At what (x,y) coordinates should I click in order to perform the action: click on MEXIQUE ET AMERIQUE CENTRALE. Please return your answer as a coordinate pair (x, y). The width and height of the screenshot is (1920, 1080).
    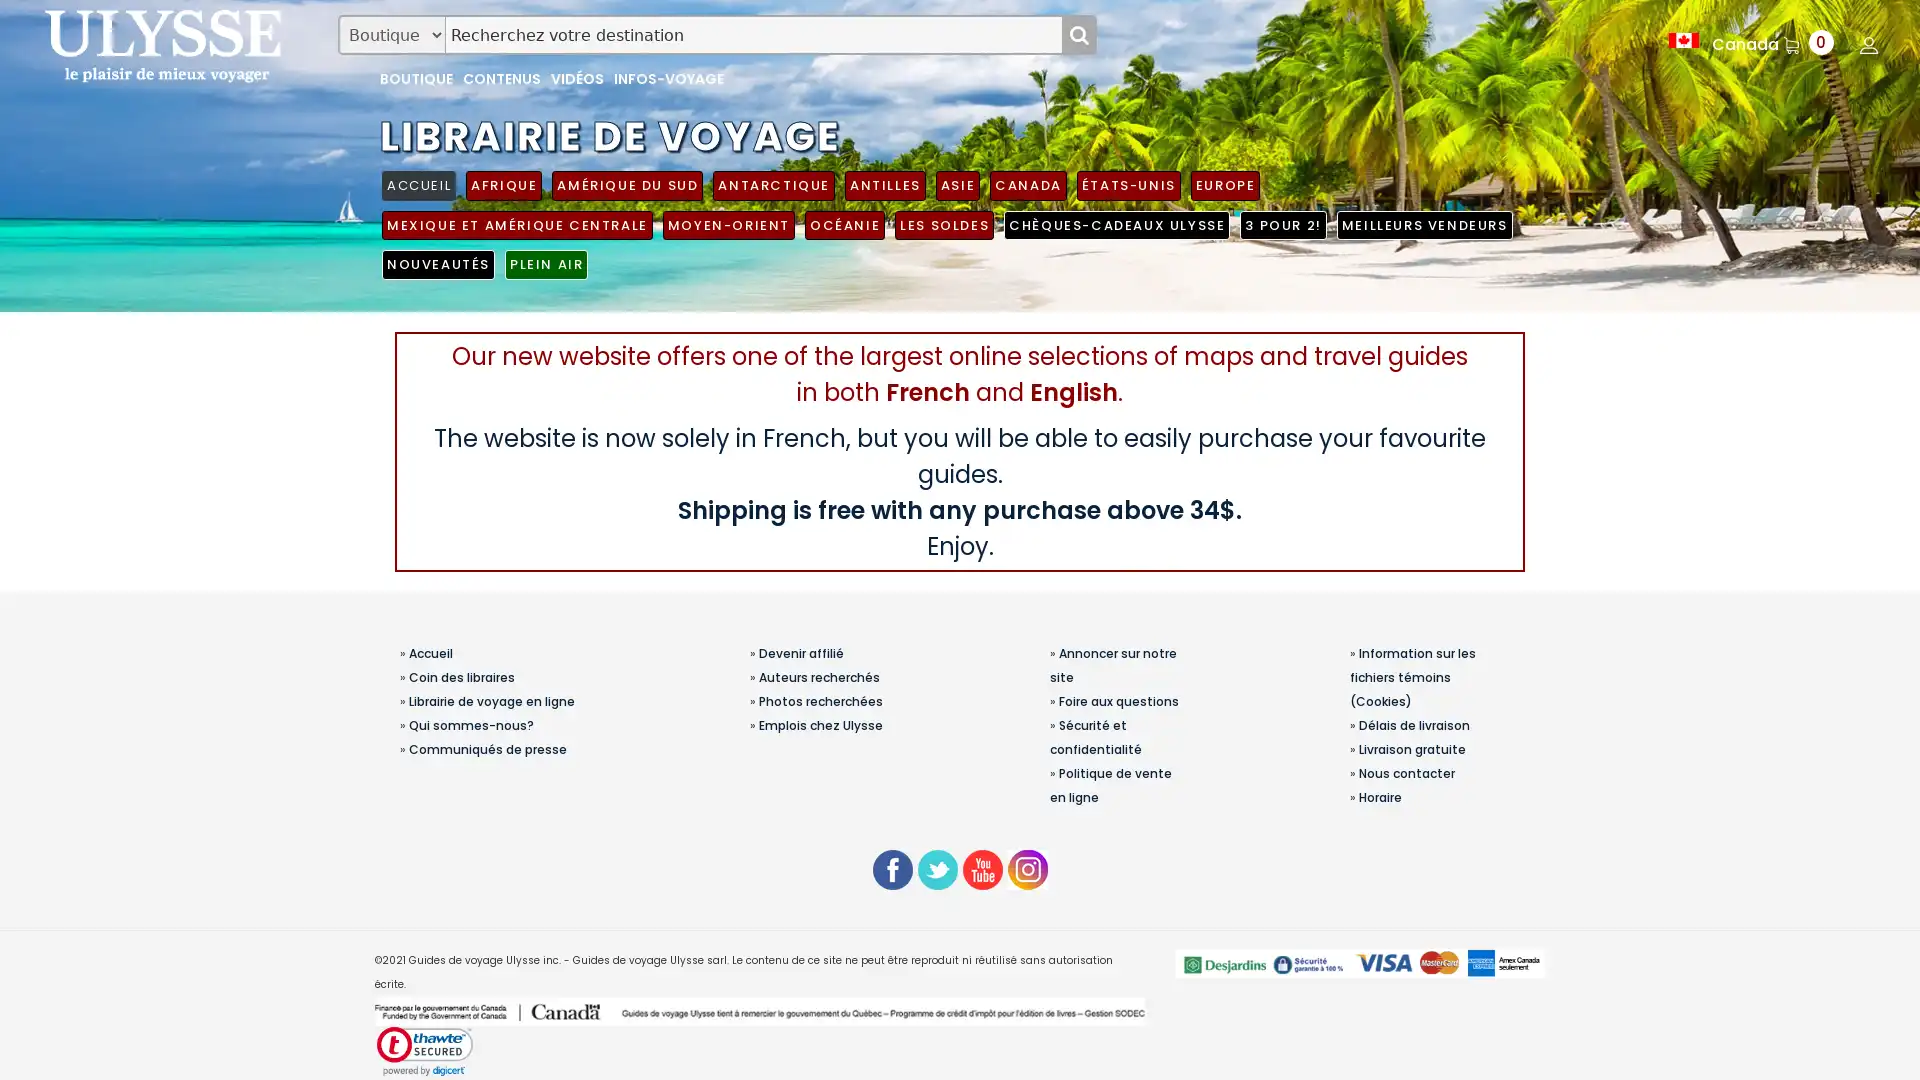
    Looking at the image, I should click on (517, 224).